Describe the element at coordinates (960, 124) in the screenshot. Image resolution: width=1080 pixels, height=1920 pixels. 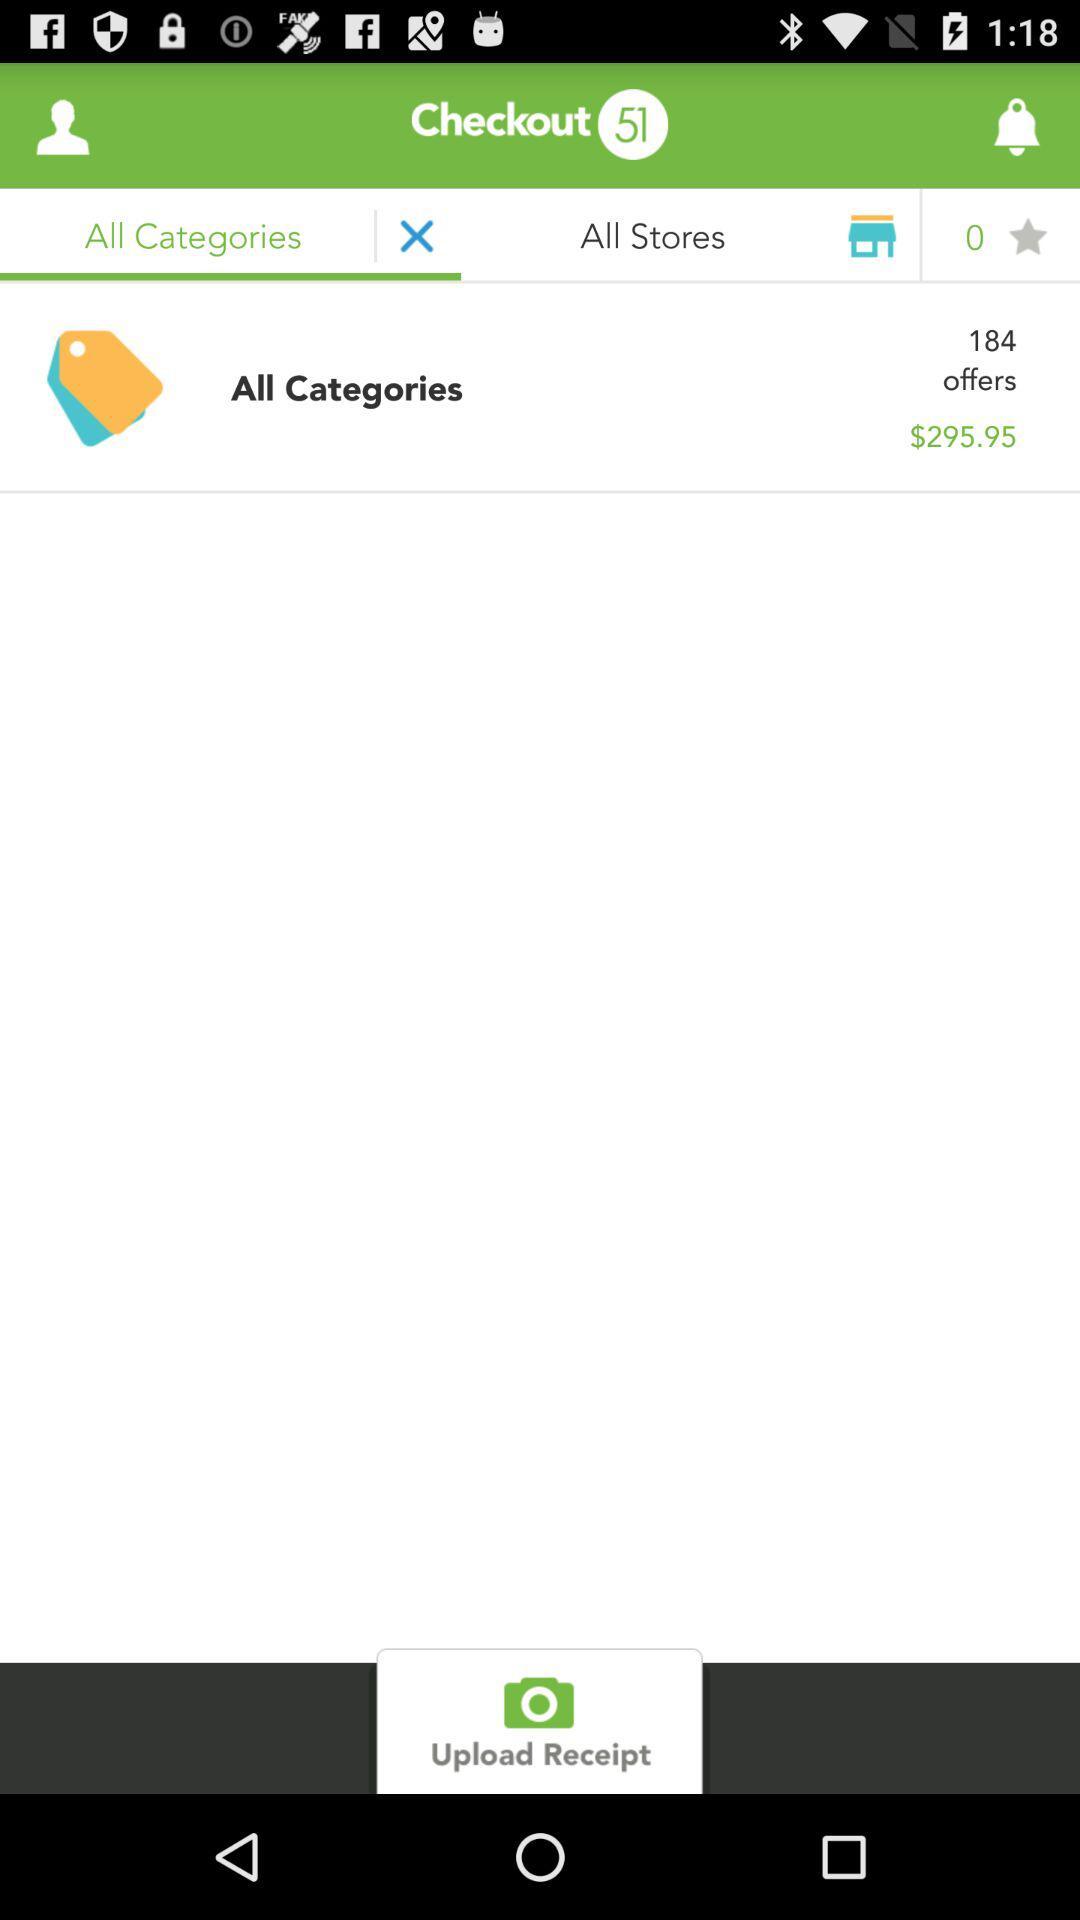
I see `like` at that location.